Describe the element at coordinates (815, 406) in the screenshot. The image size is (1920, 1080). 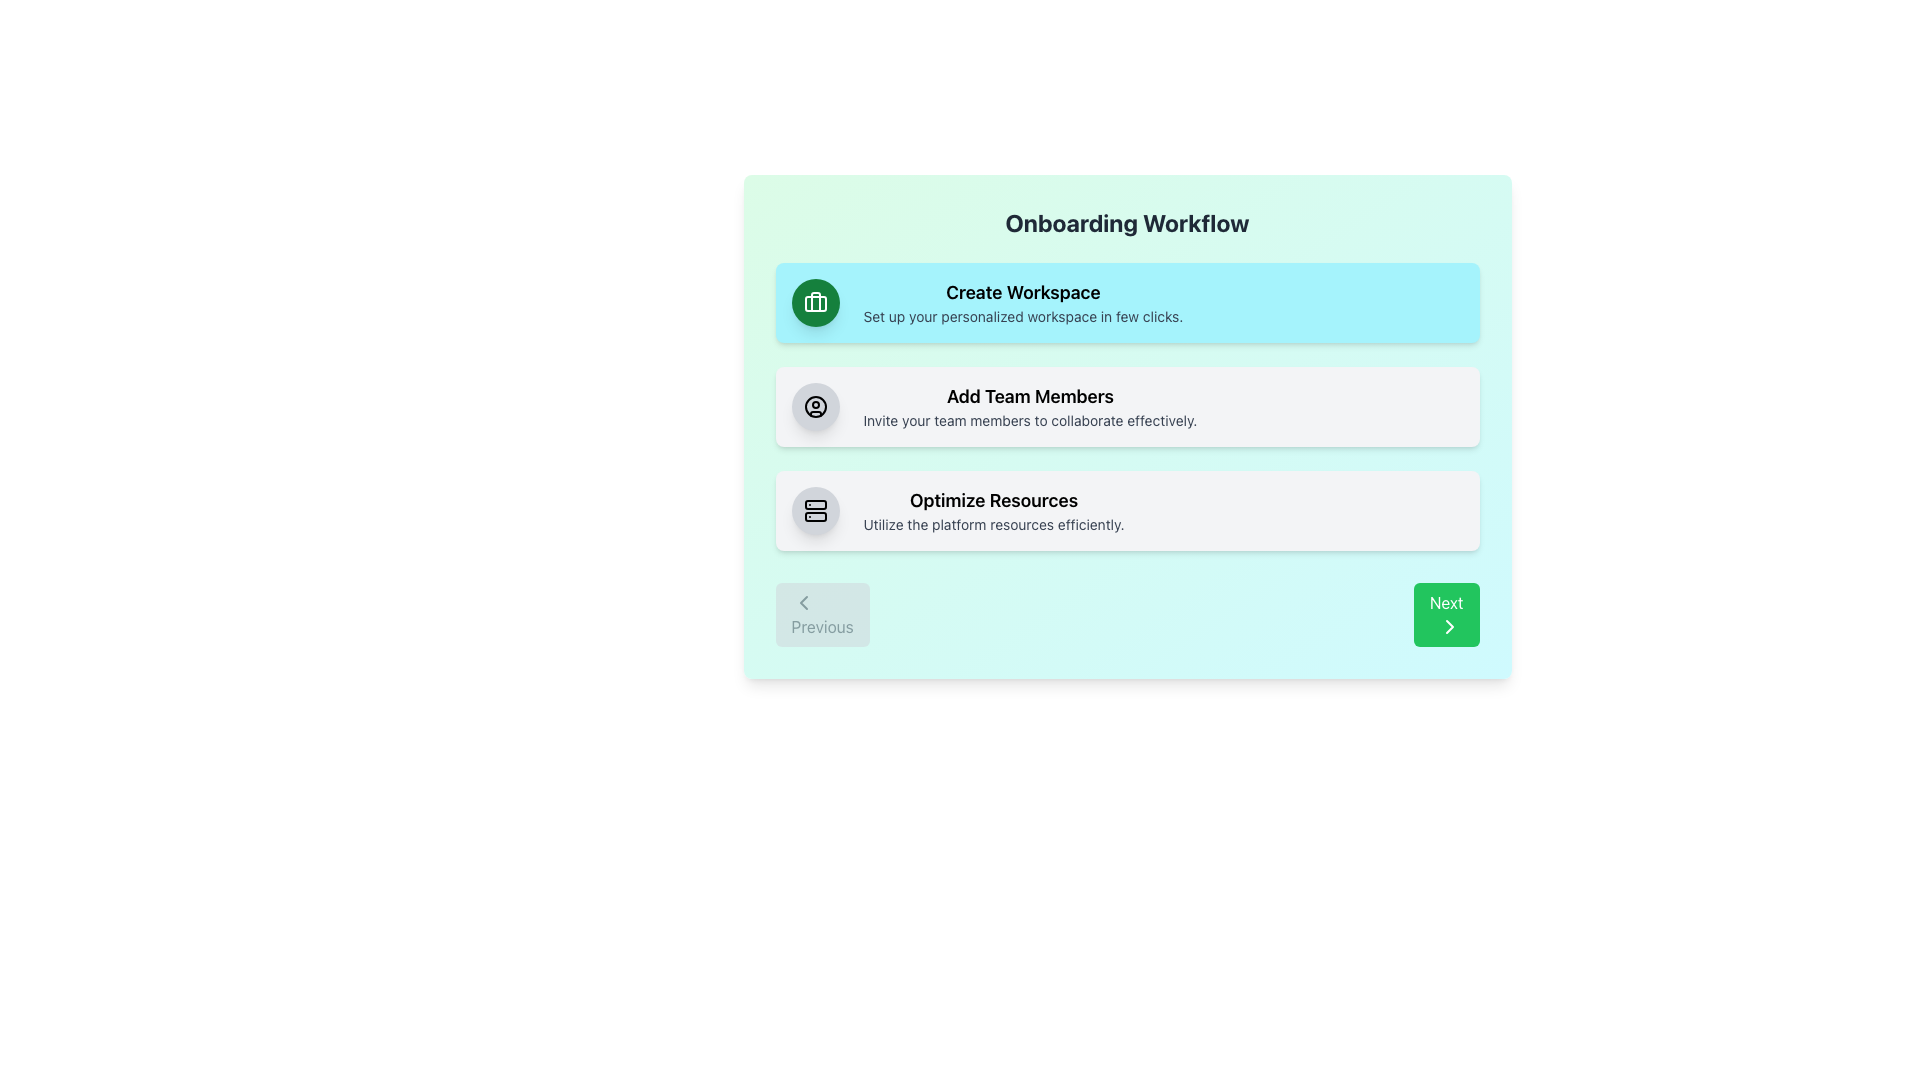
I see `the circular user icon resembling a stylized profile avatar, which is the leftmost icon inside the rounded rectangular button labeled 'Add Team Members' on the onboarding interface` at that location.